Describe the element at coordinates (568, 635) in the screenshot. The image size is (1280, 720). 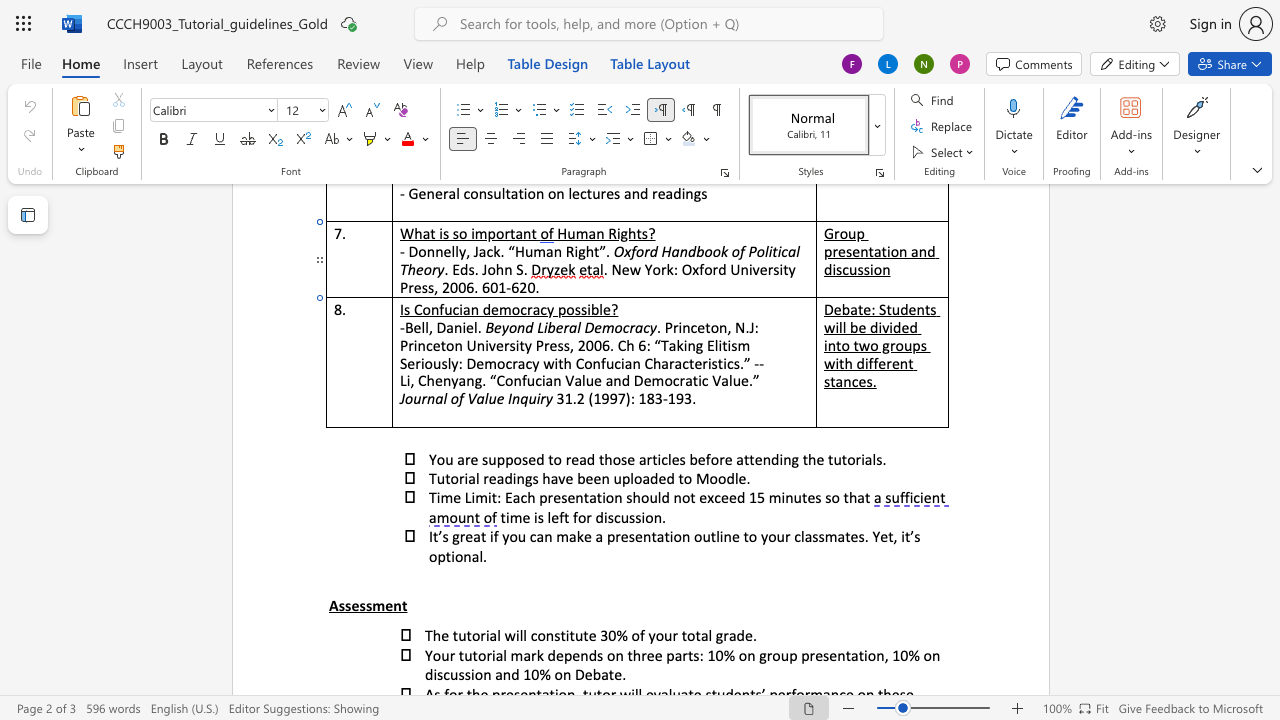
I see `the space between the continuous character "i" and "t" in the text` at that location.